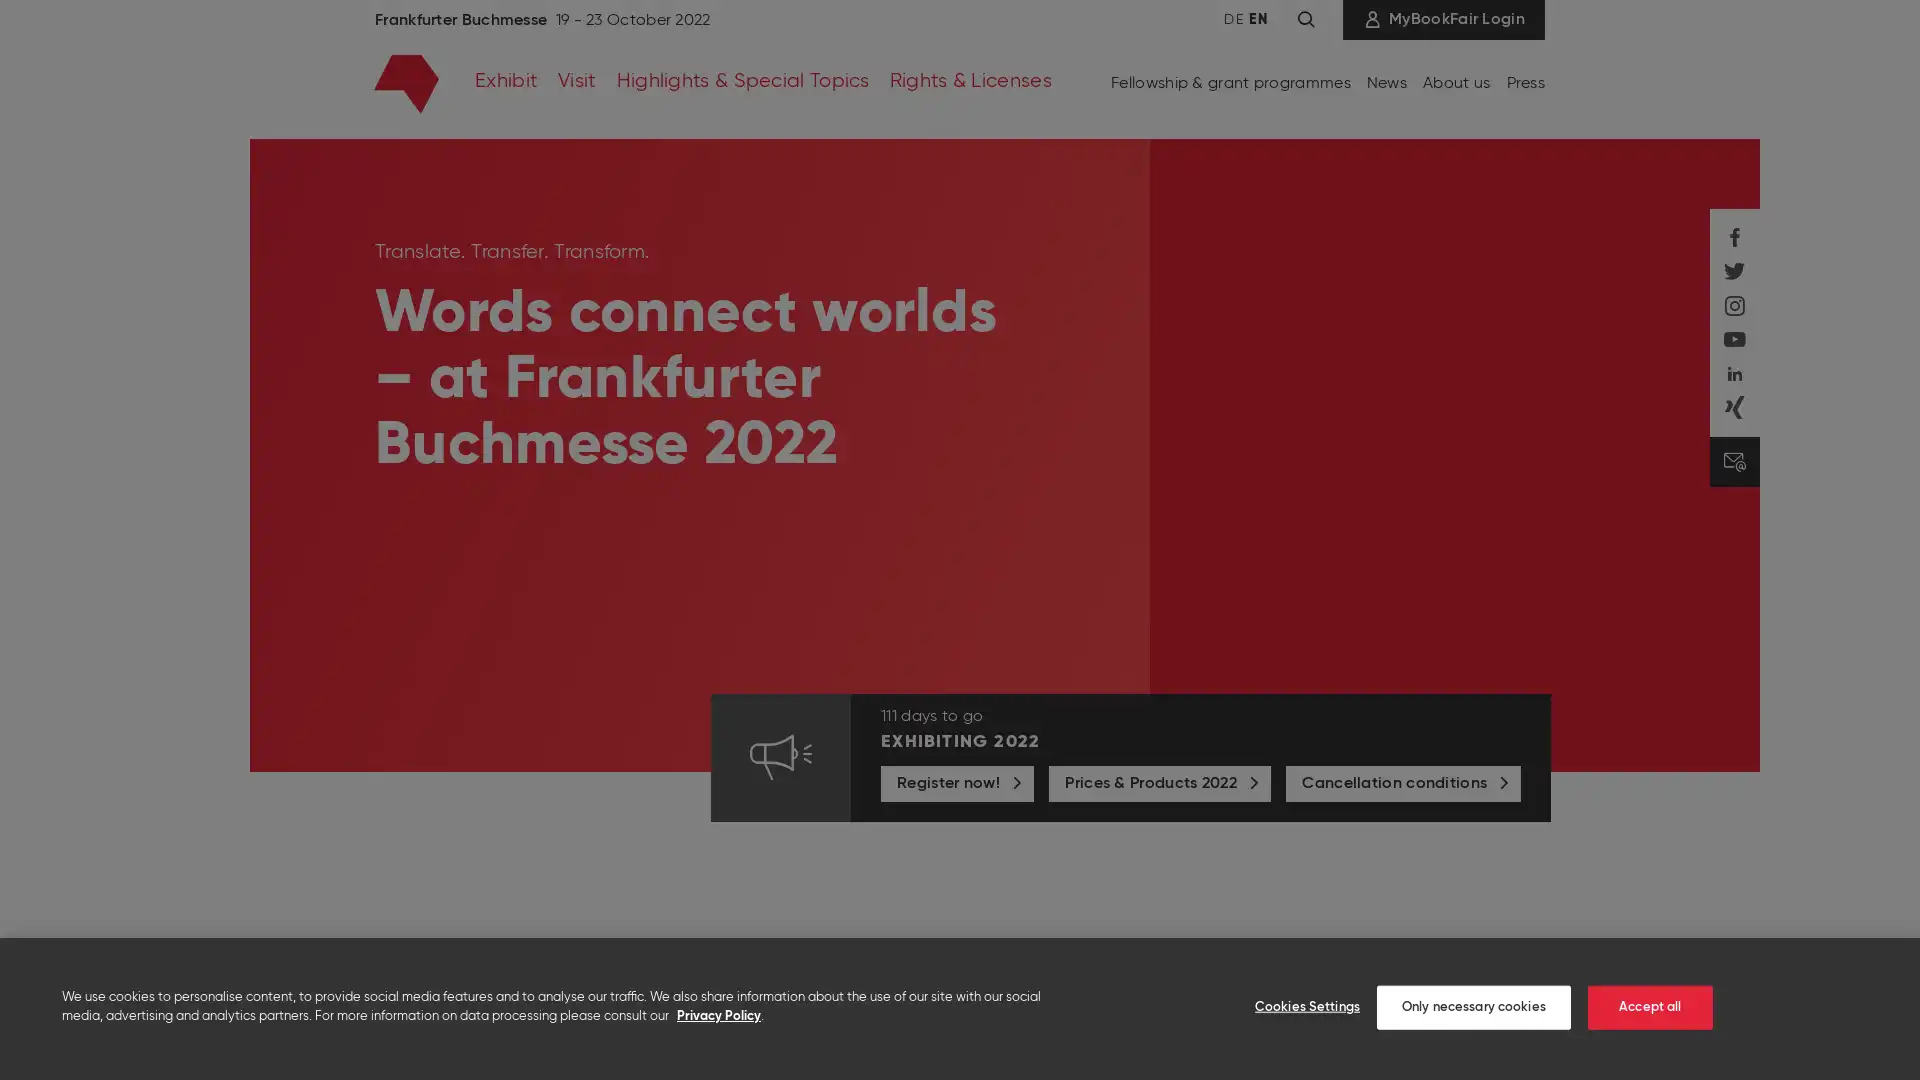 Image resolution: width=1920 pixels, height=1080 pixels. What do you see at coordinates (1649, 1006) in the screenshot?
I see `Accept all` at bounding box center [1649, 1006].